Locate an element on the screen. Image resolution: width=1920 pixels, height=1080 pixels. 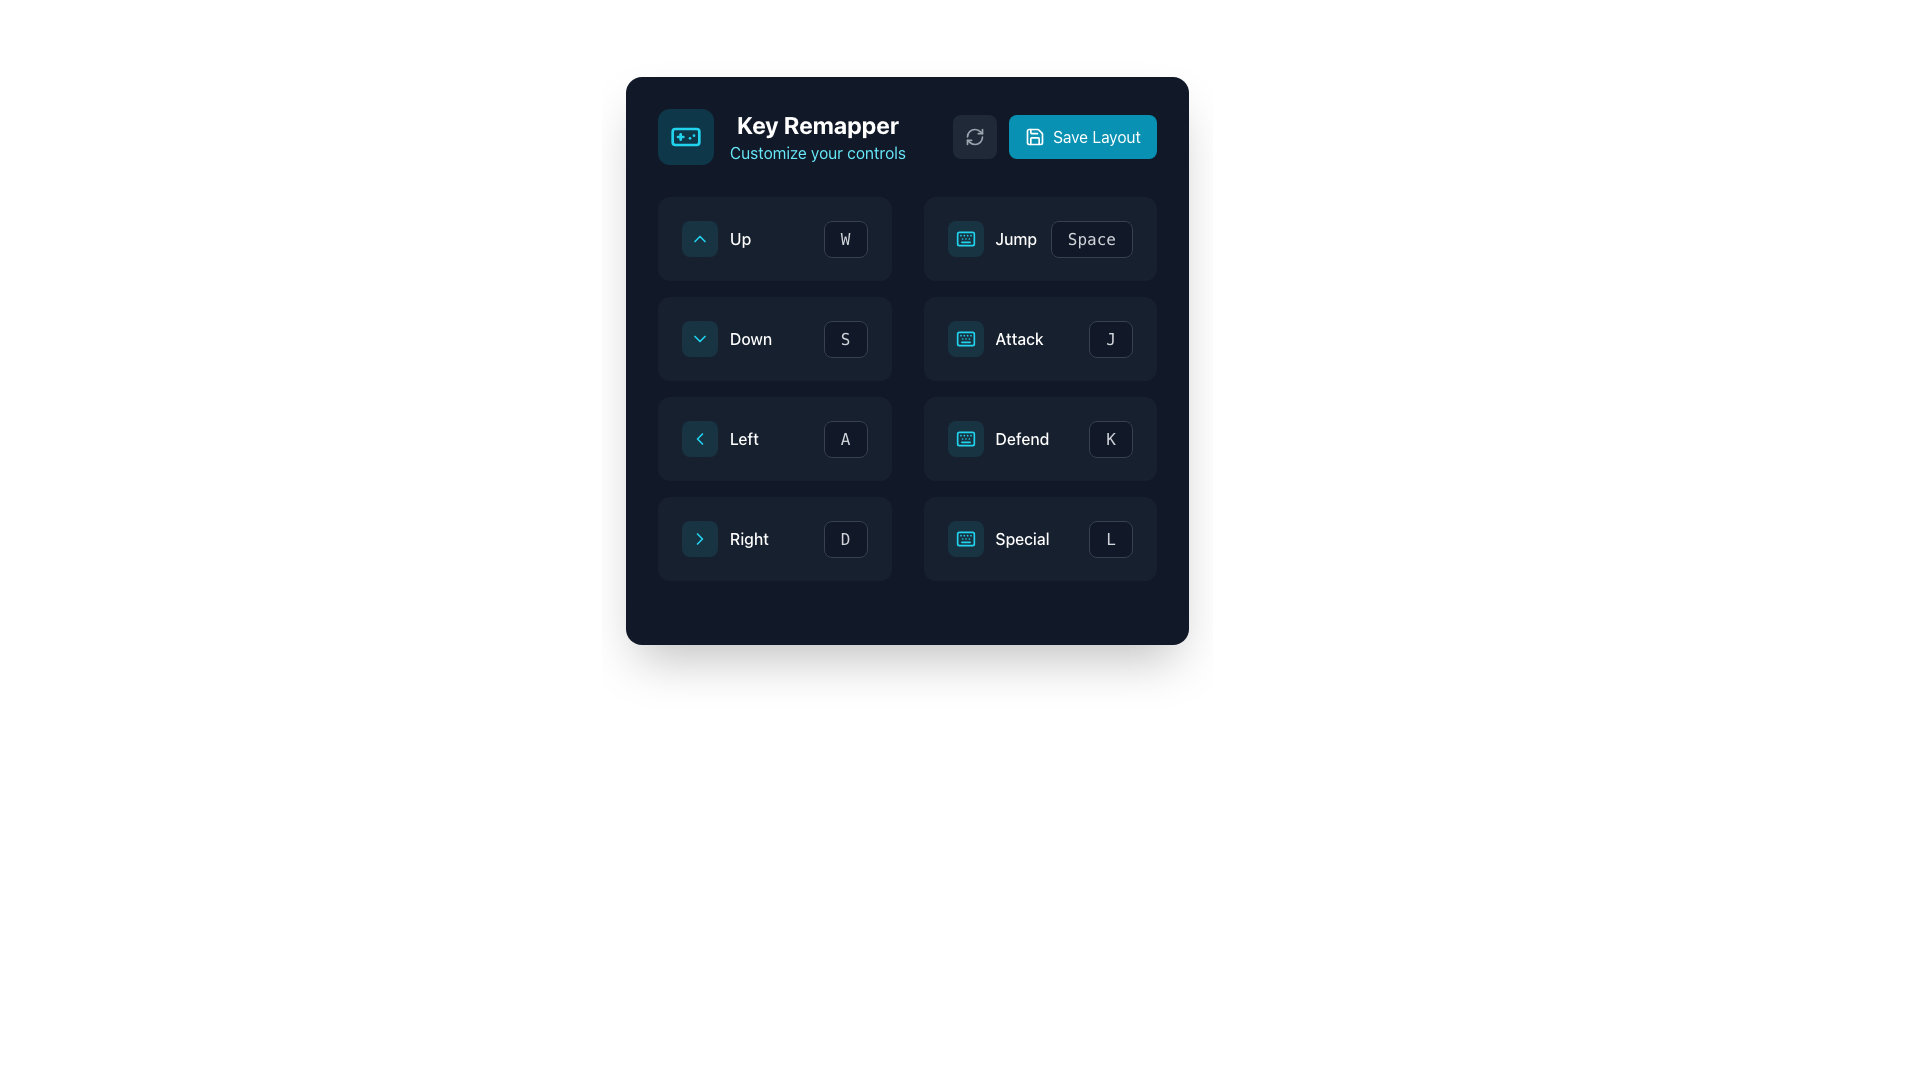
the keyboard icon/button representing the 'Jump' action, which is the first element in the cluster located at the top-right portion of the main grid is located at coordinates (965, 238).